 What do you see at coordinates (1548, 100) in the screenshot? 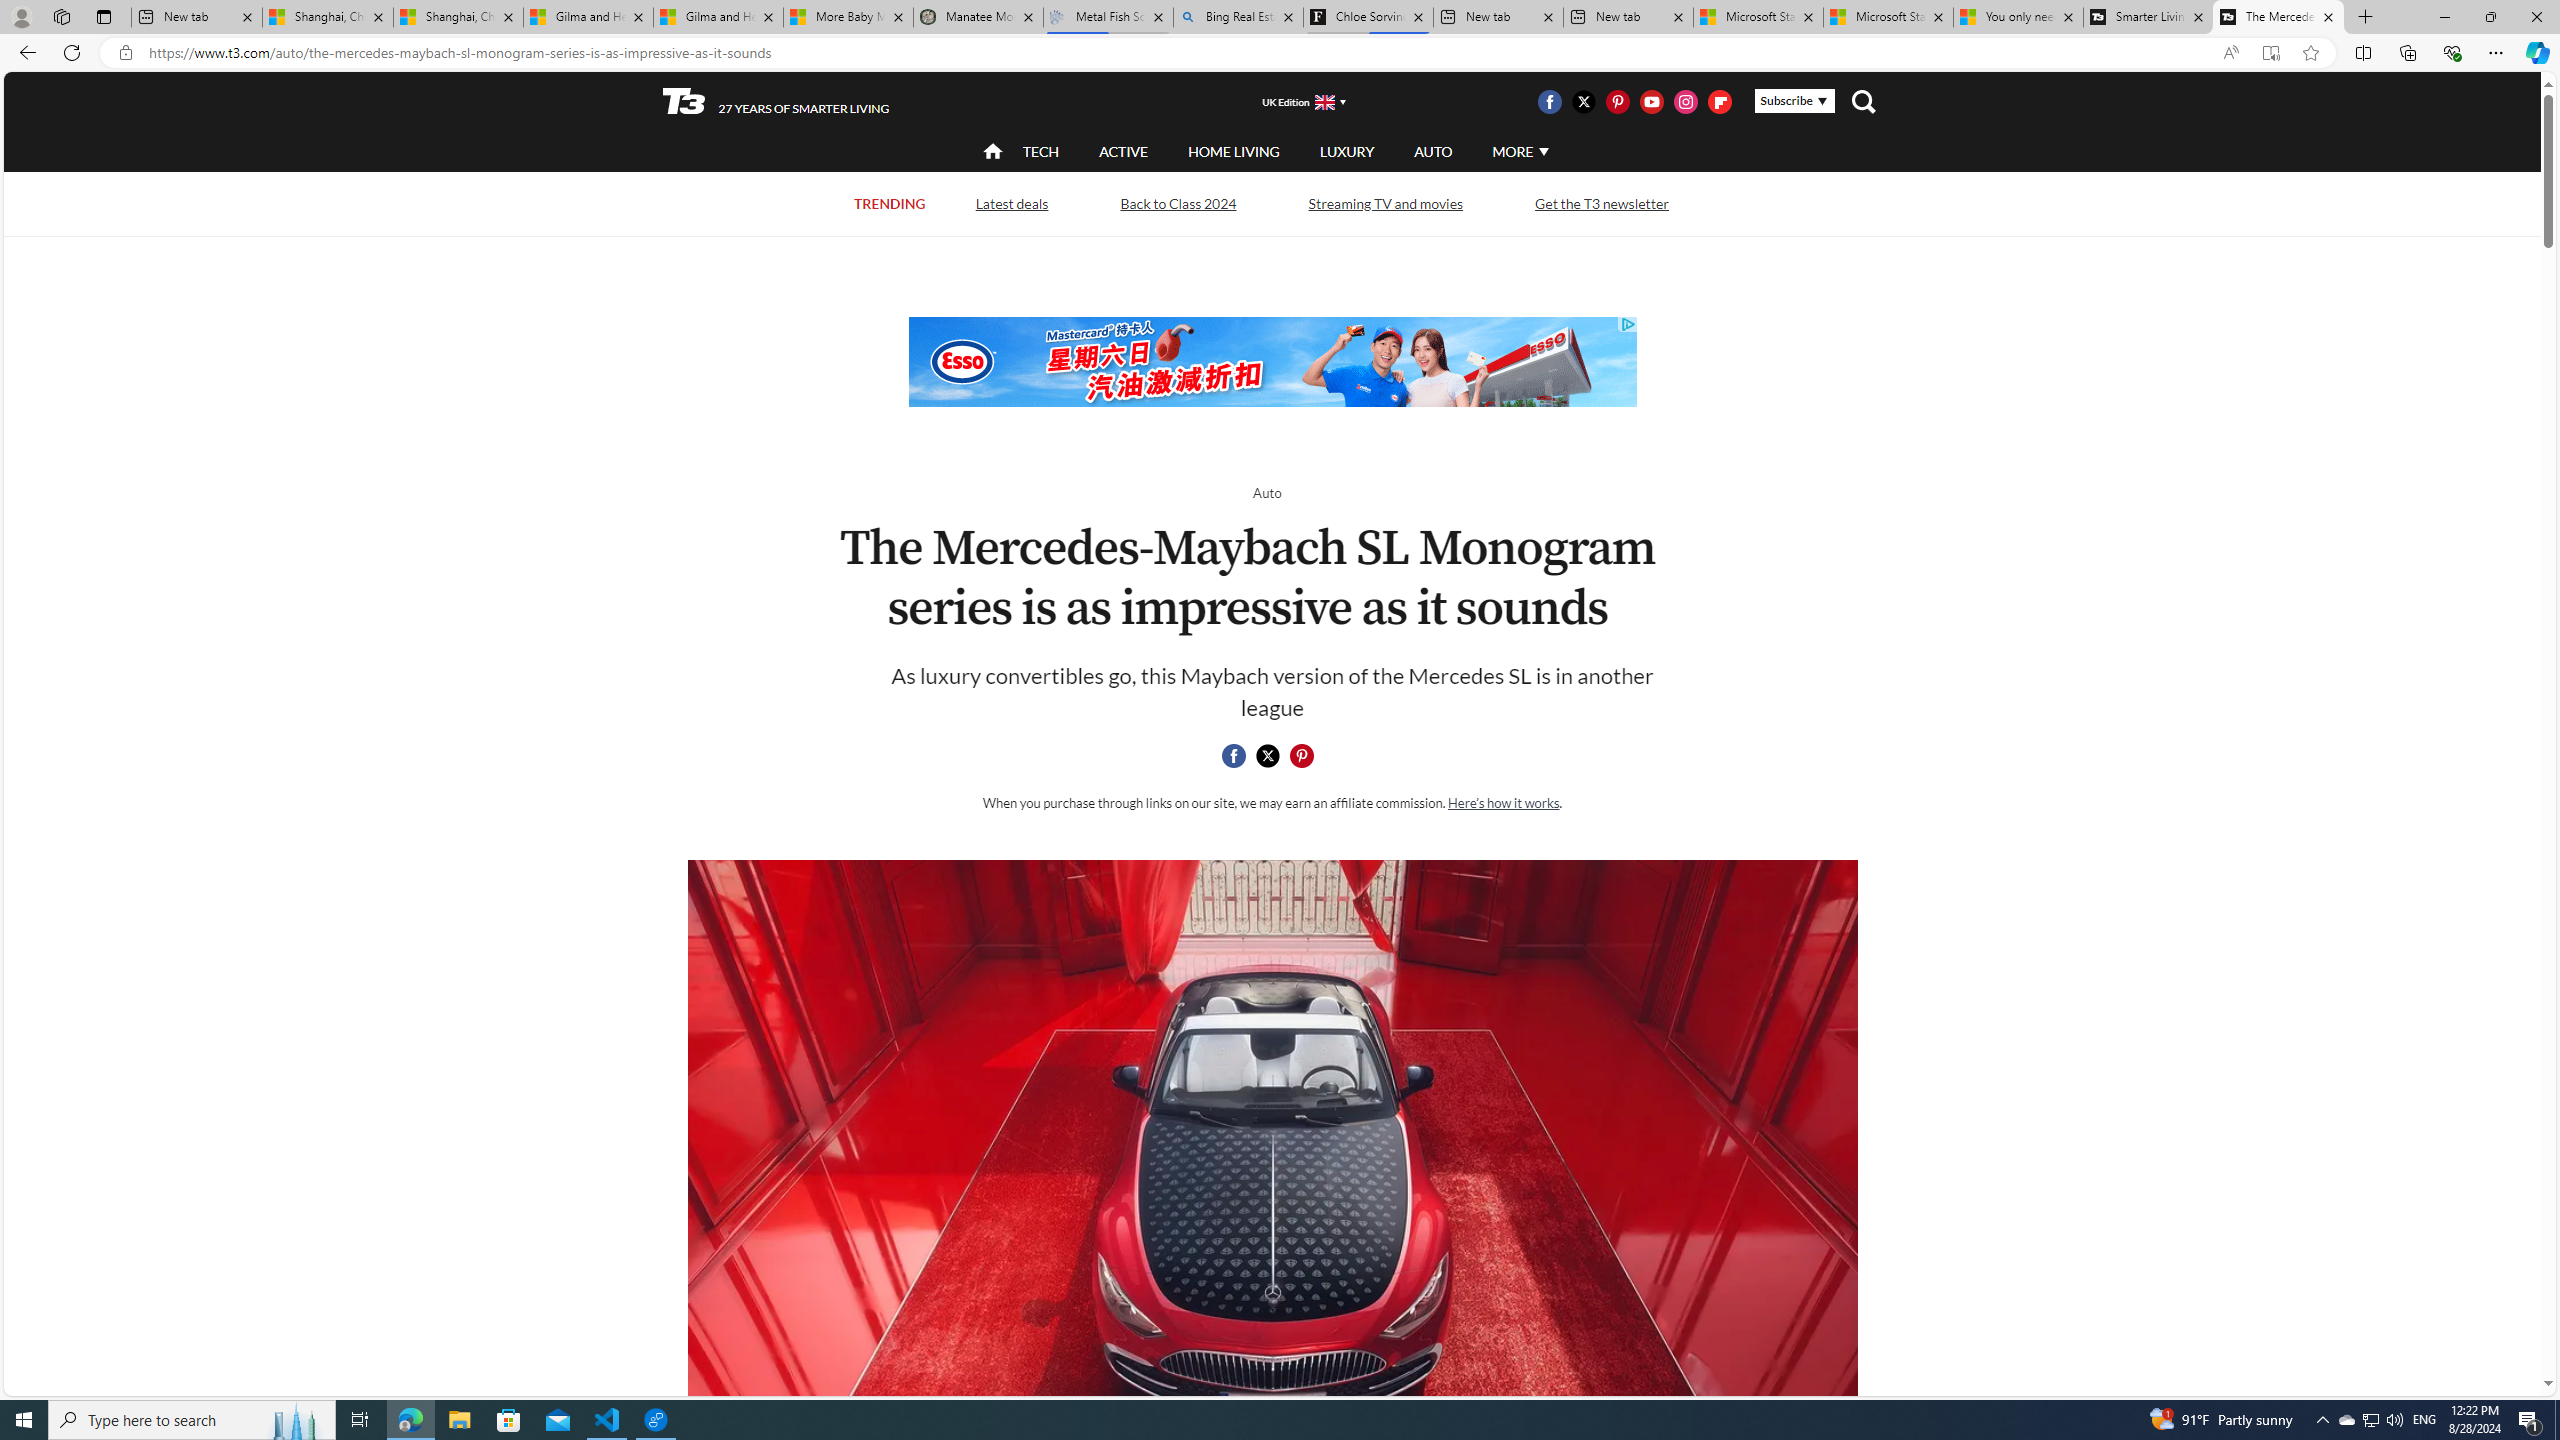
I see `'Visit us on Facebook'` at bounding box center [1548, 100].